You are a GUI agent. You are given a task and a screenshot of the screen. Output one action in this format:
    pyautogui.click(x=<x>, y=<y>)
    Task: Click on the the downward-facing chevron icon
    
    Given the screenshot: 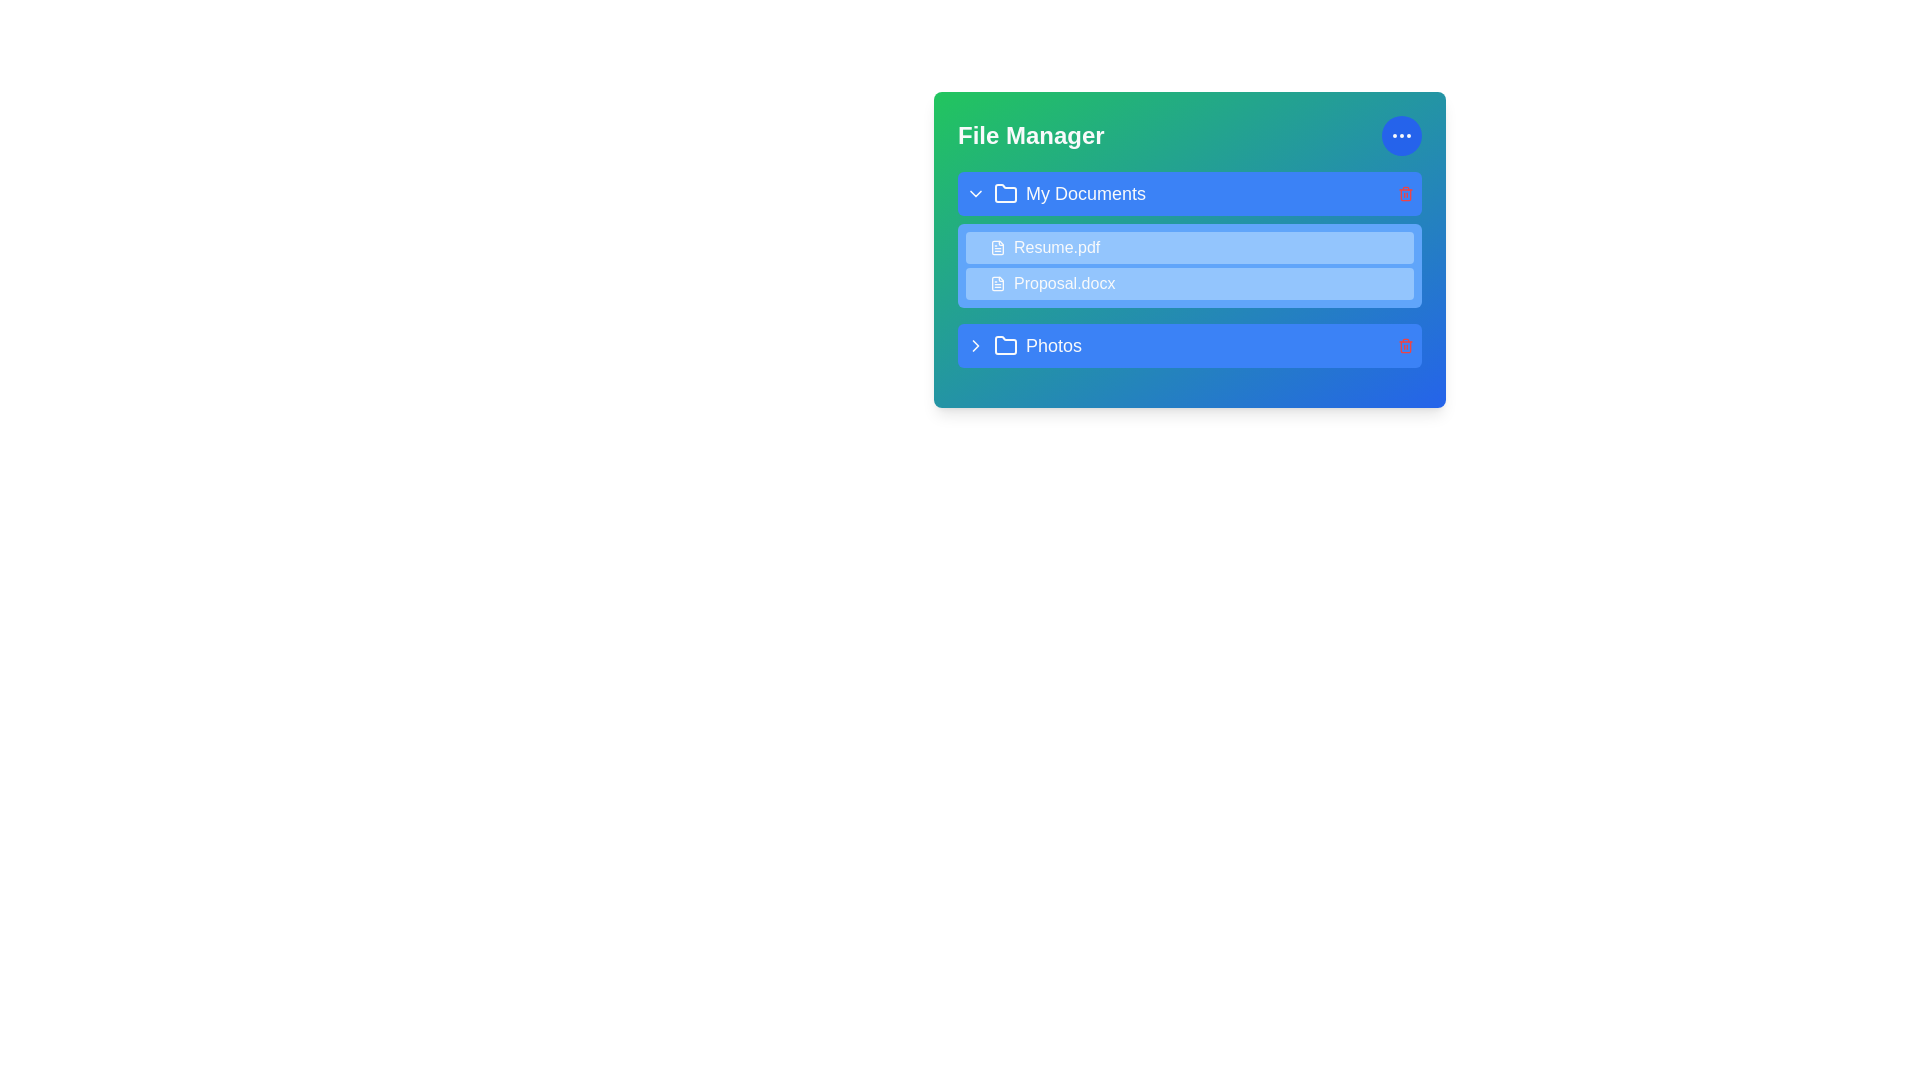 What is the action you would take?
    pyautogui.click(x=975, y=193)
    